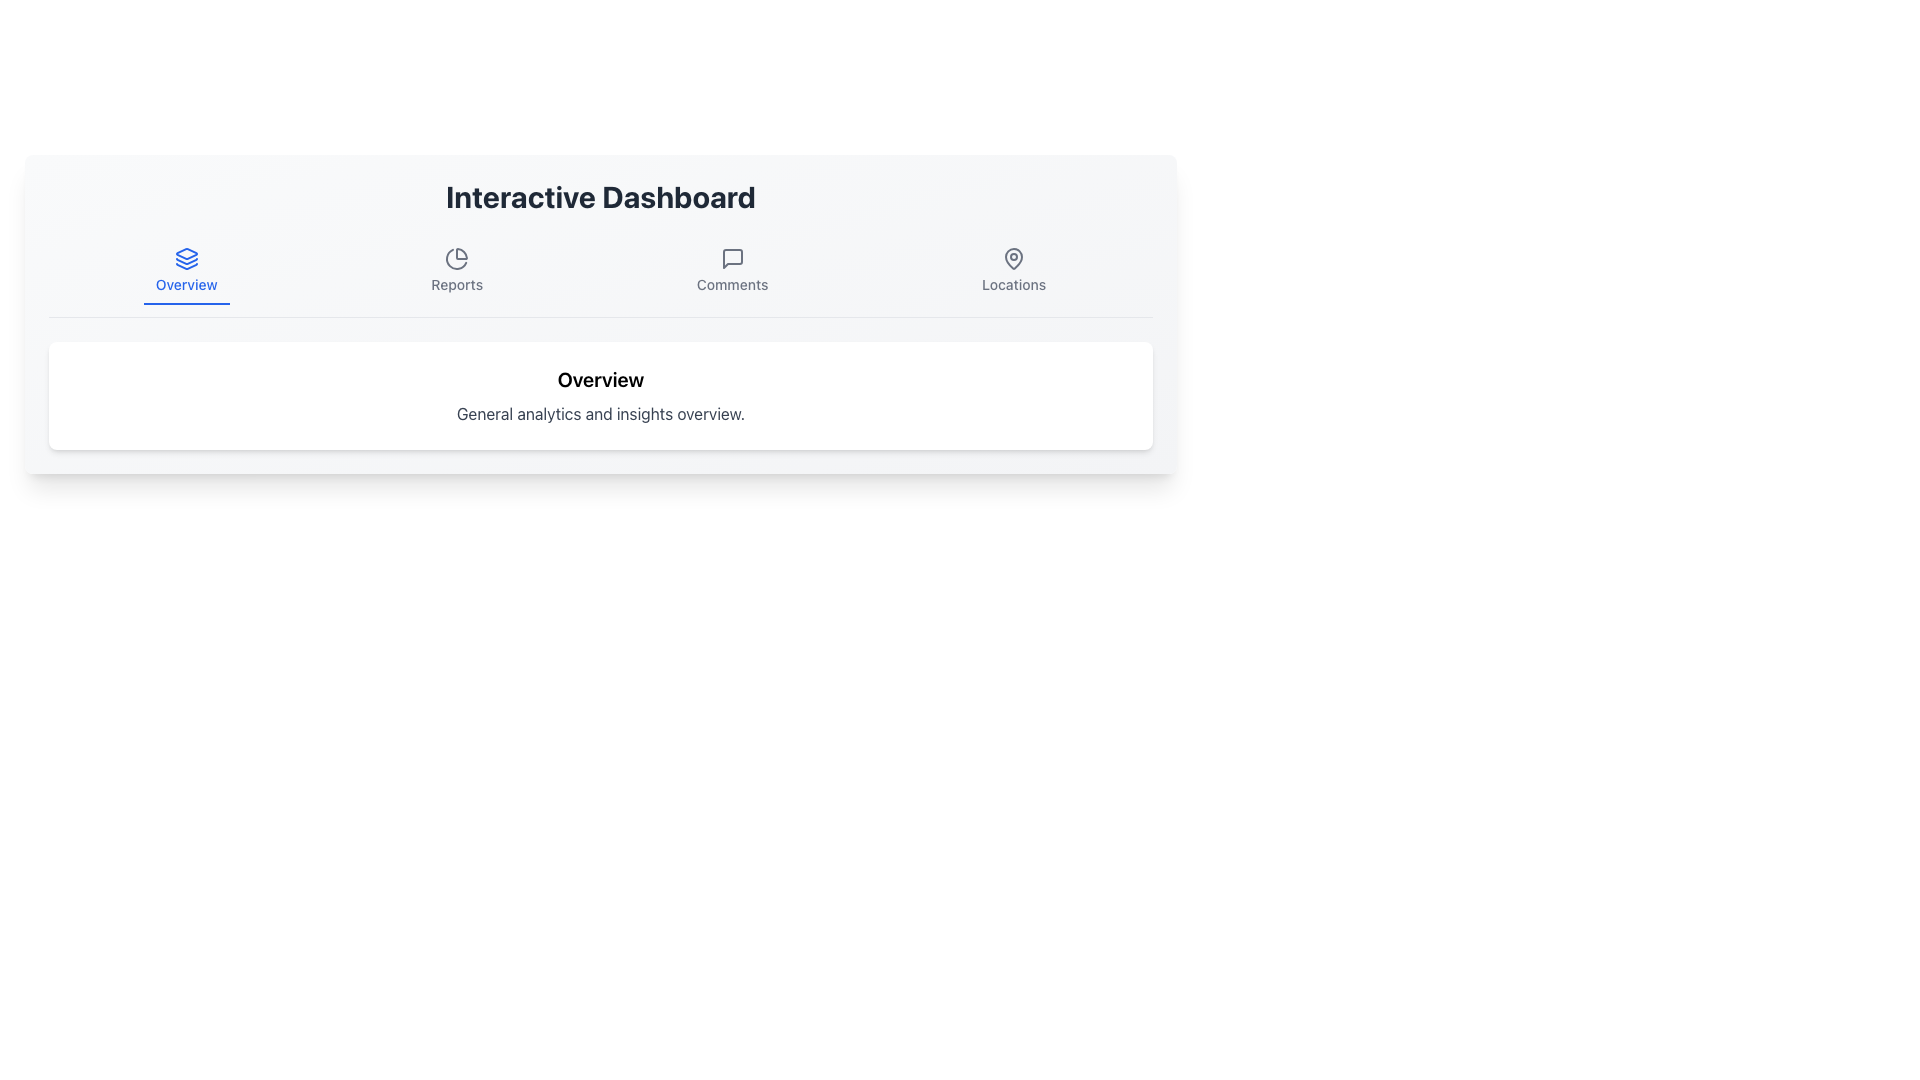 This screenshot has width=1920, height=1080. I want to click on the navigation button for 'Locations' located on the rightmost side of the navigation bar, so click(1014, 272).